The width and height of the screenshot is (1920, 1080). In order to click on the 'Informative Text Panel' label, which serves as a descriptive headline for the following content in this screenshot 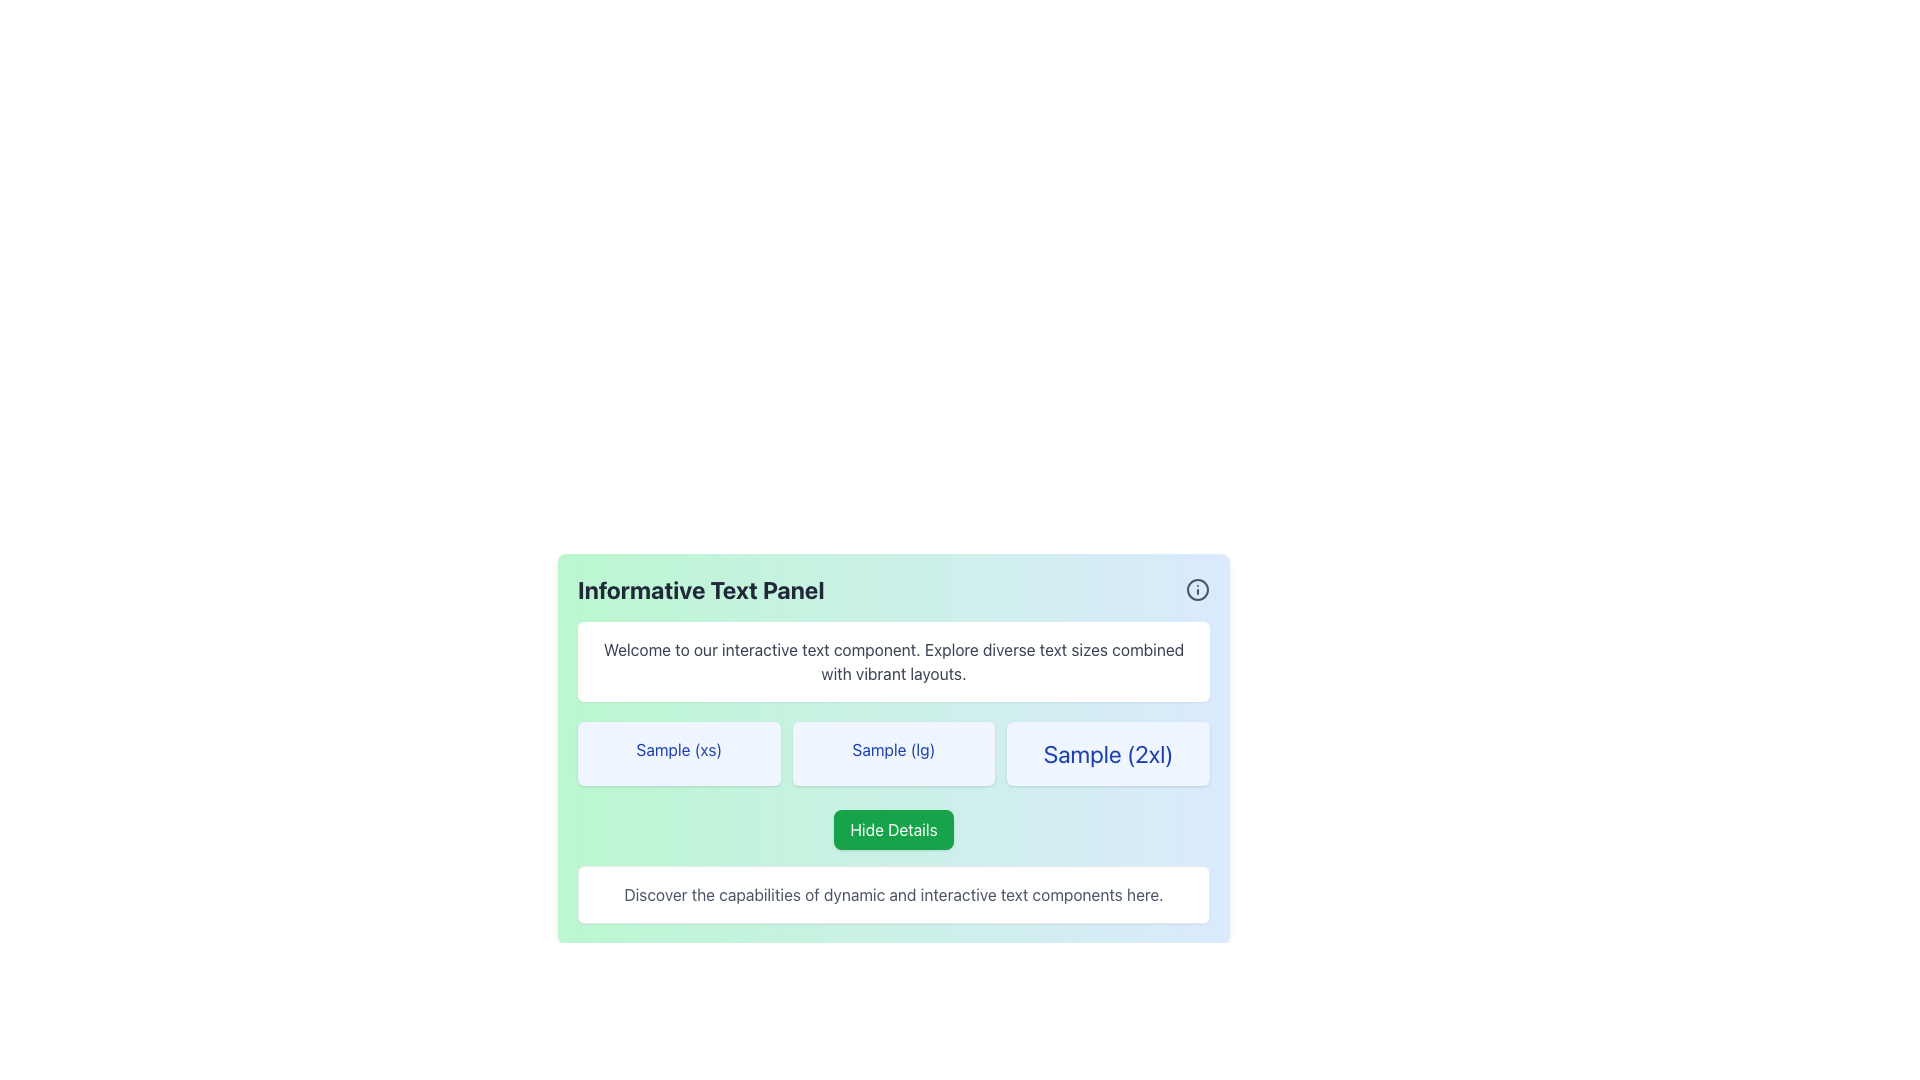, I will do `click(701, 589)`.